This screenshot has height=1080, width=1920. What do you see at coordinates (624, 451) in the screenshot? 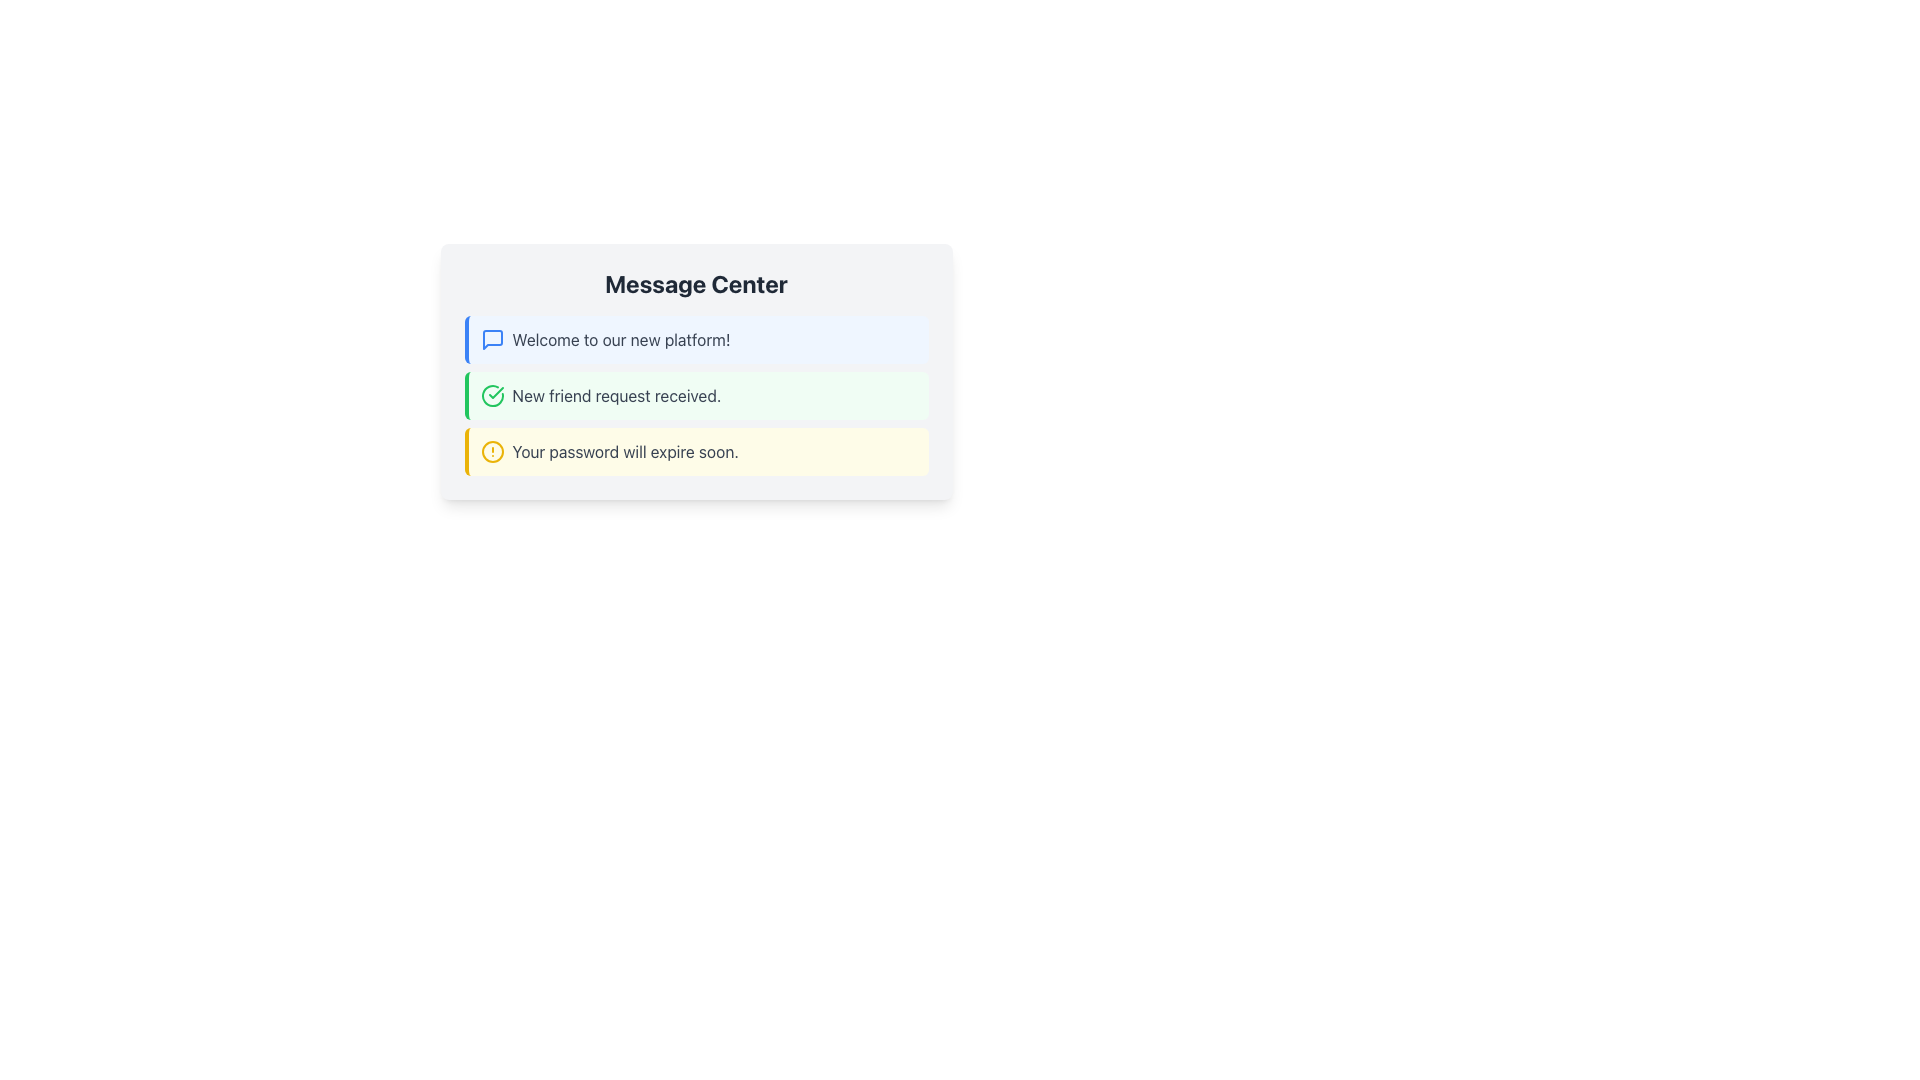
I see `the static notification message about password expiration, which is the third element in the 'Message Center' notifications list` at bounding box center [624, 451].